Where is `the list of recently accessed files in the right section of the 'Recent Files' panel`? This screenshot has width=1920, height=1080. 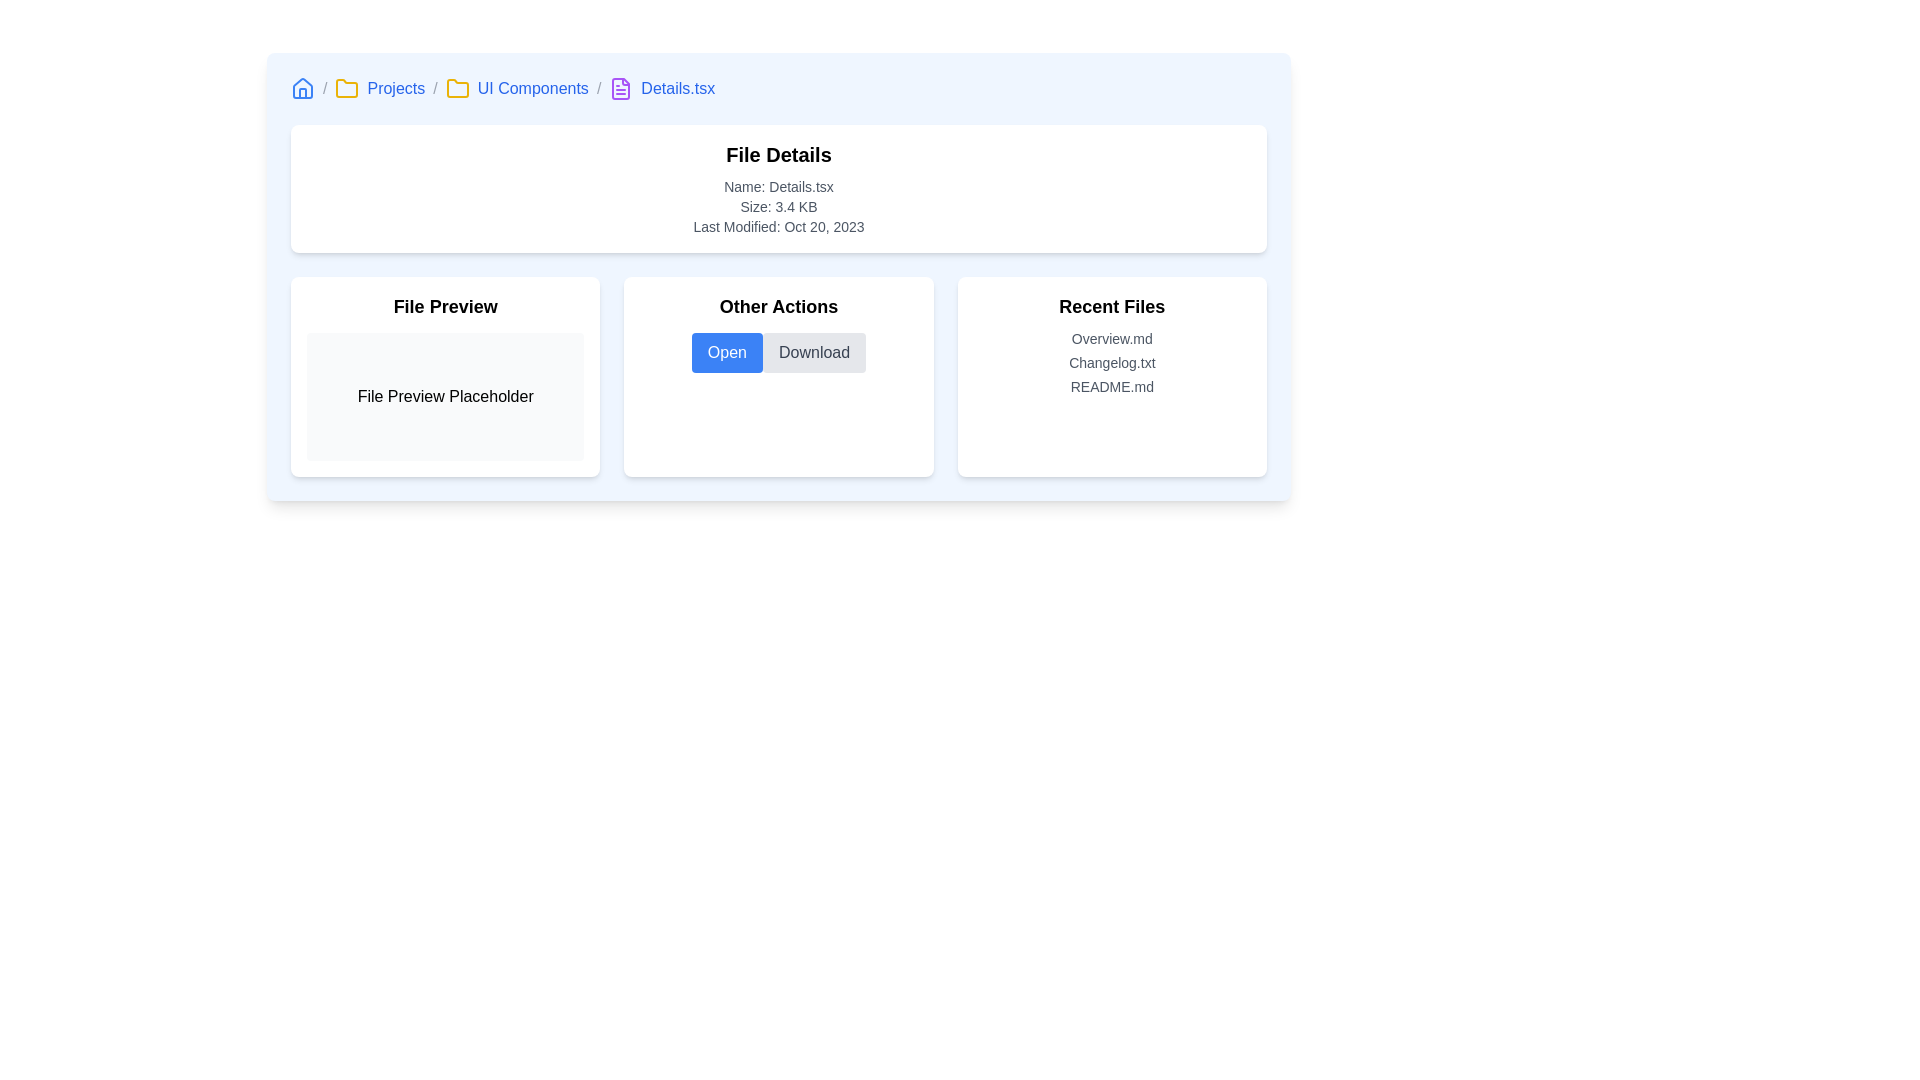
the list of recently accessed files in the right section of the 'Recent Files' panel is located at coordinates (1111, 362).